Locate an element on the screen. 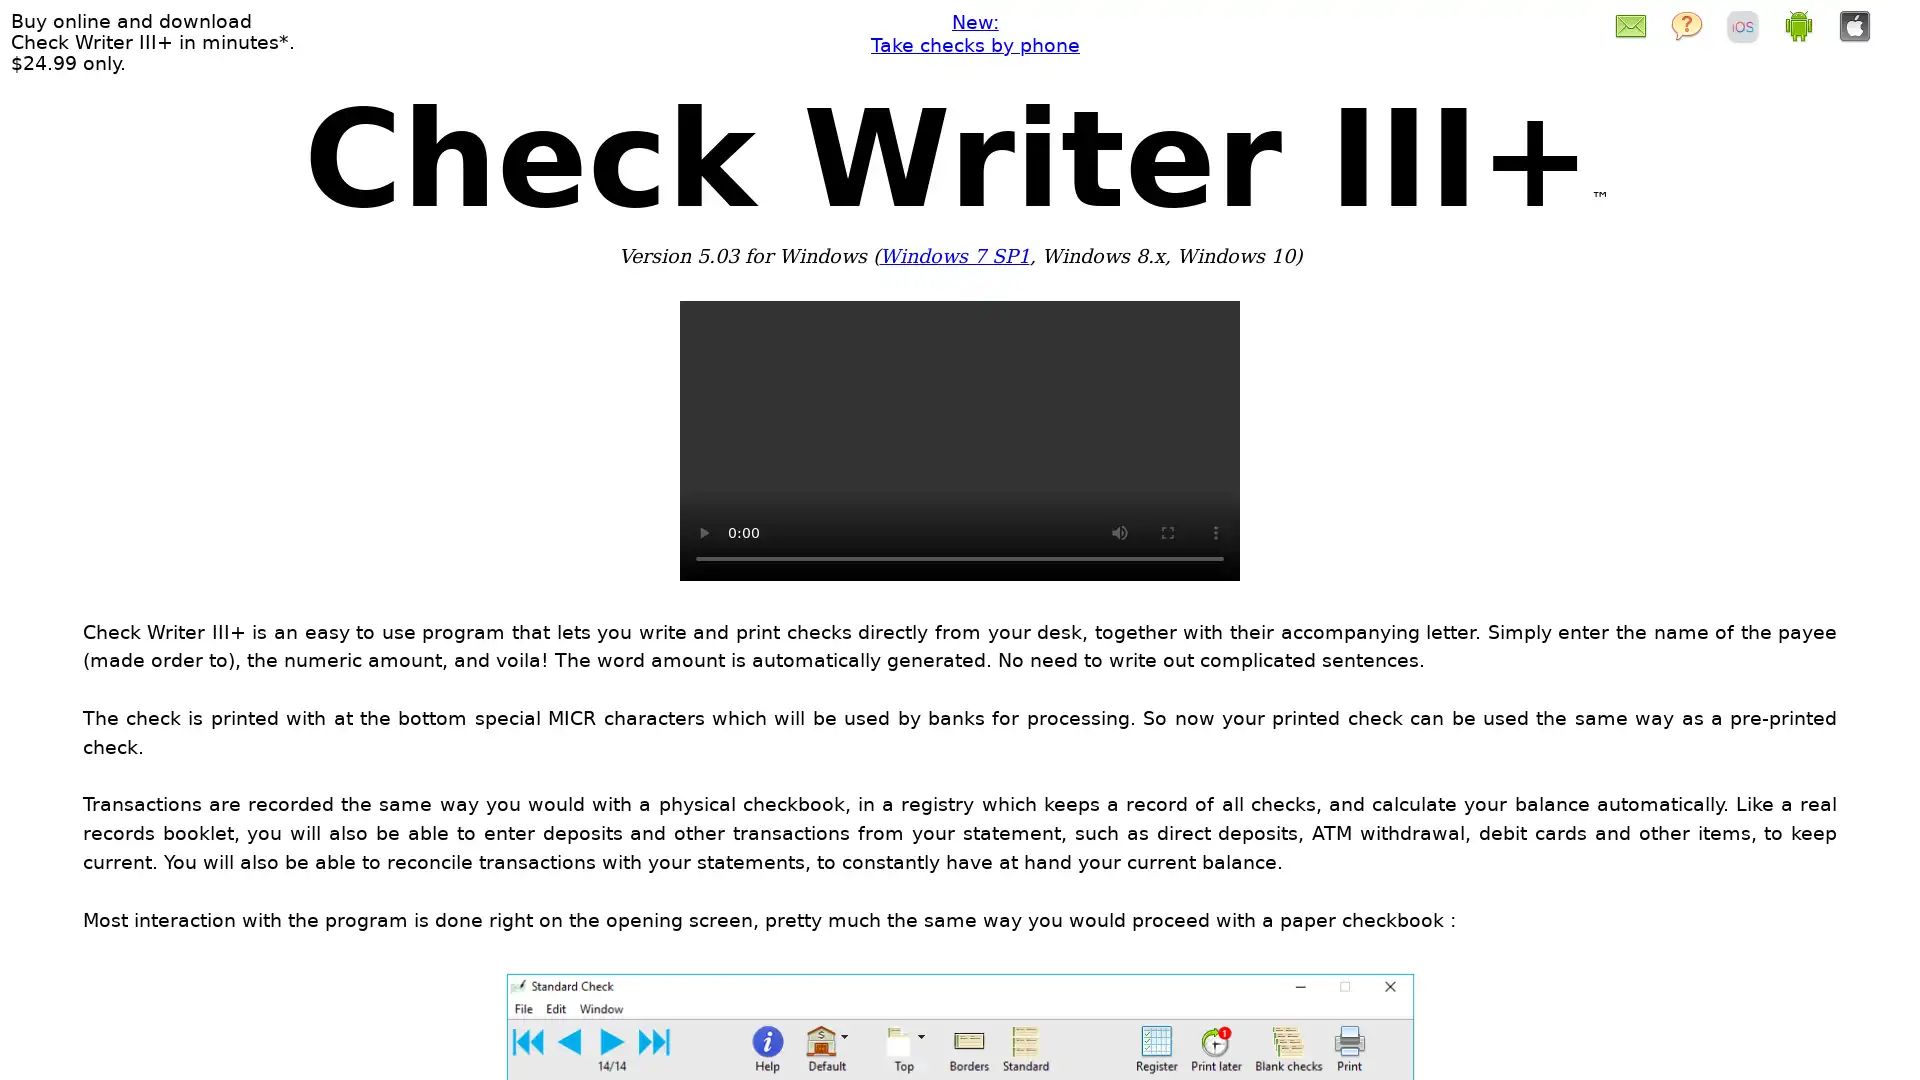  mute is located at coordinates (1118, 531).